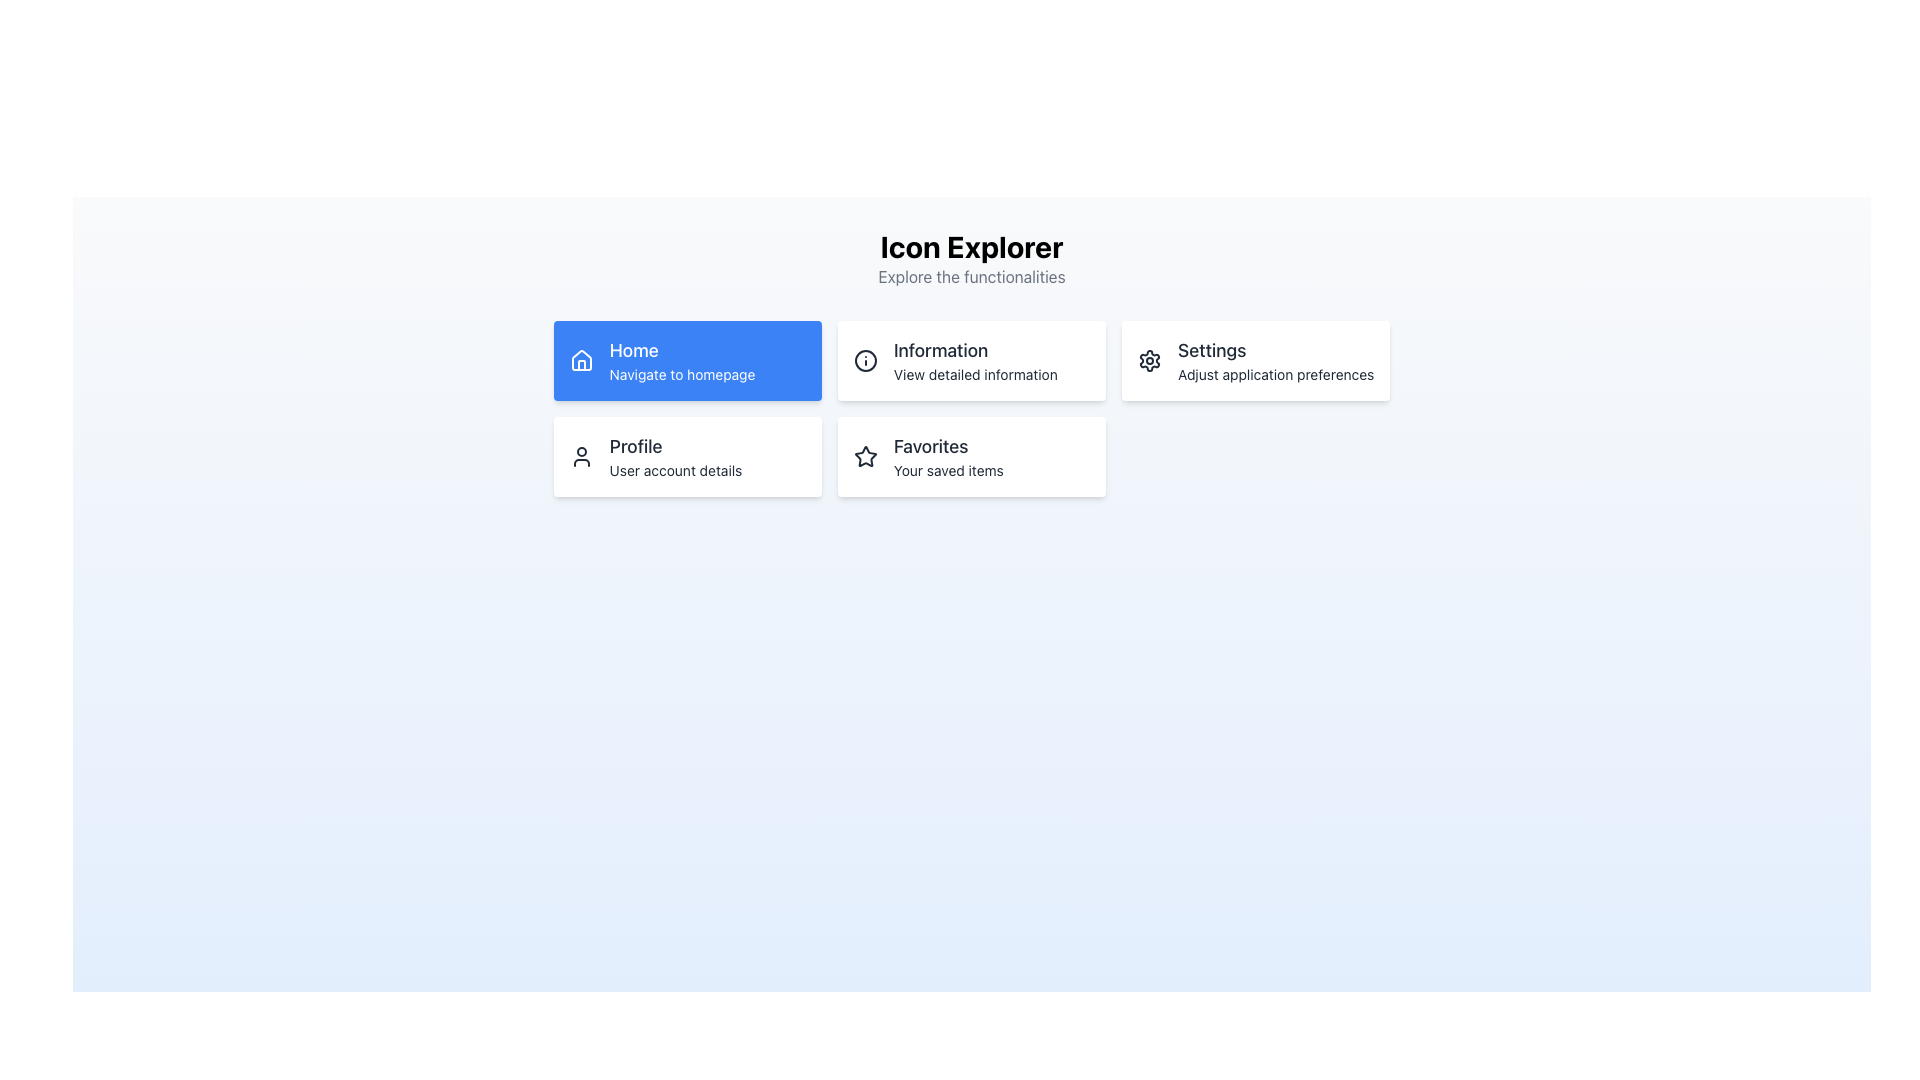  What do you see at coordinates (971, 277) in the screenshot?
I see `information from the text label that reads 'Explore the functionalities', which is located directly below the header 'Icon Explorer'` at bounding box center [971, 277].